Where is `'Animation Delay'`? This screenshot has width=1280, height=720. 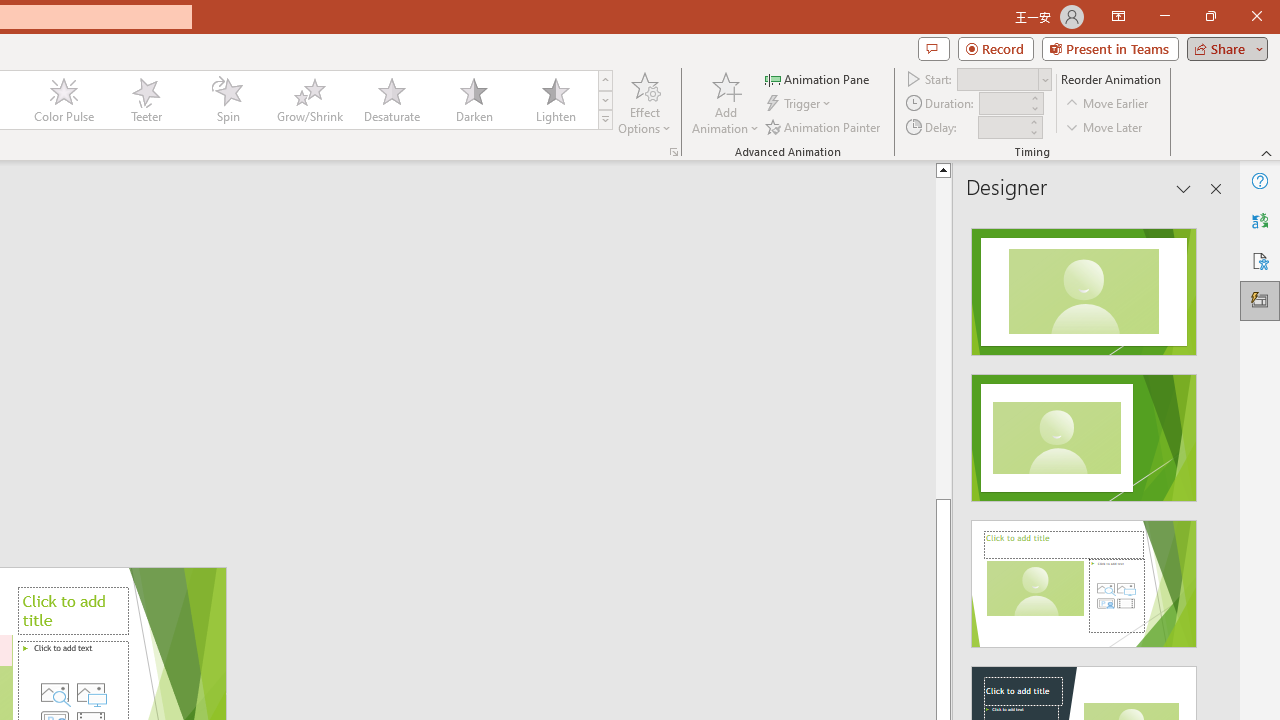 'Animation Delay' is located at coordinates (1002, 127).